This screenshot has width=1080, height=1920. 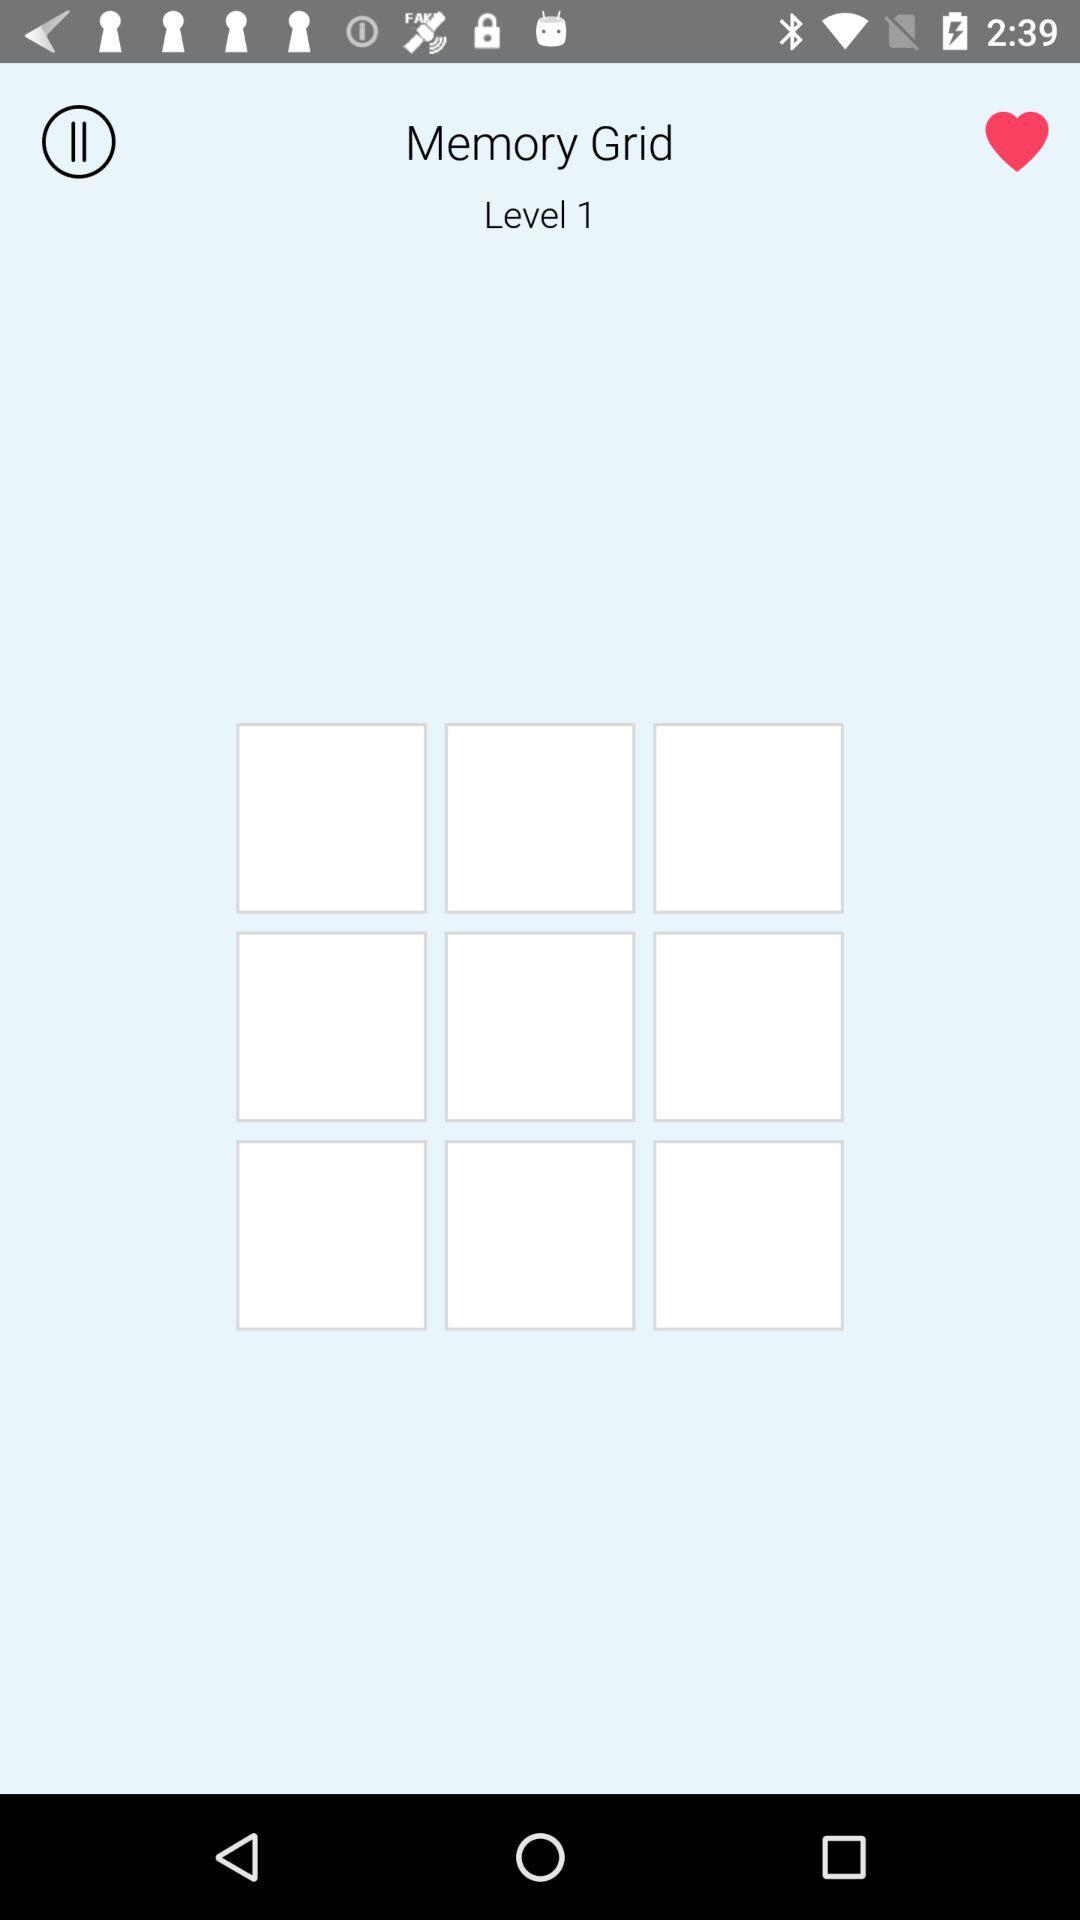 What do you see at coordinates (748, 1027) in the screenshot?
I see `the sixth white box` at bounding box center [748, 1027].